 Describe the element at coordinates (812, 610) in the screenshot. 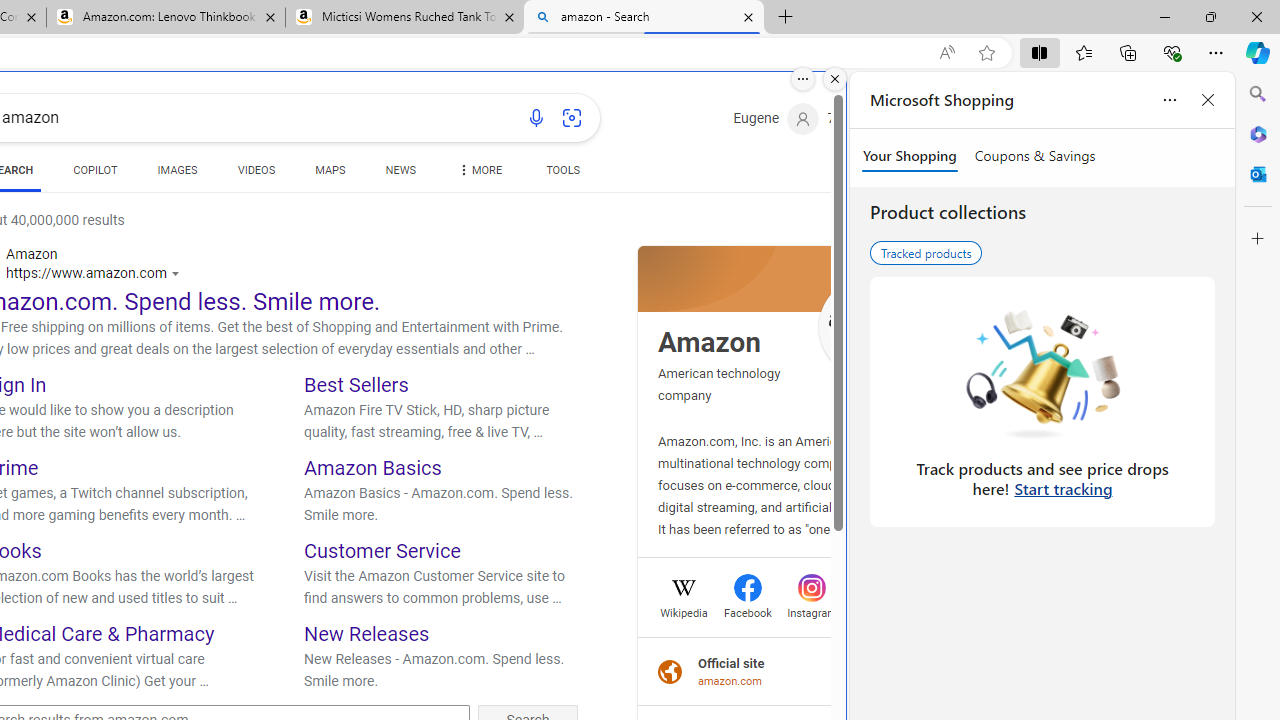

I see `'Instagram'` at that location.